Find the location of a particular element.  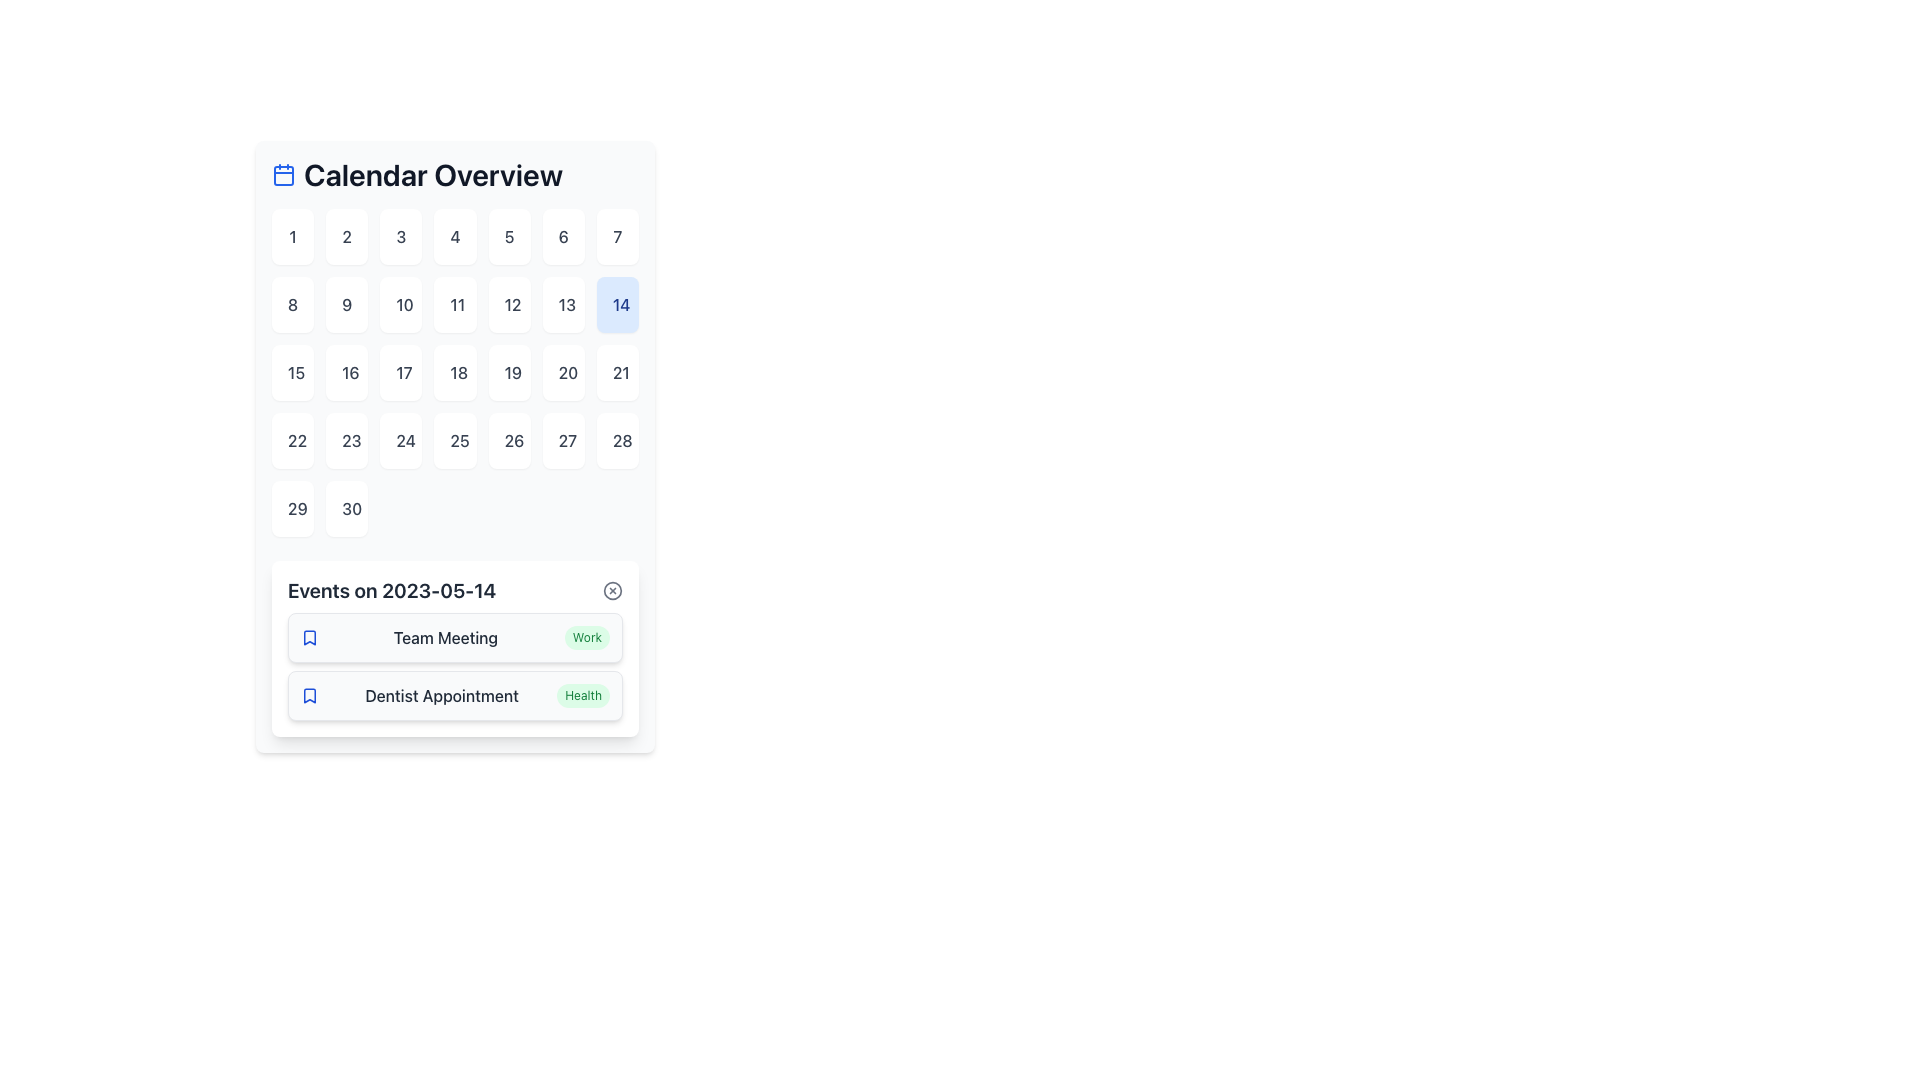

the clickable calendar day cell representing the 28th day of the month, located in the fifth row and seventh column of a grid layout is located at coordinates (616, 439).